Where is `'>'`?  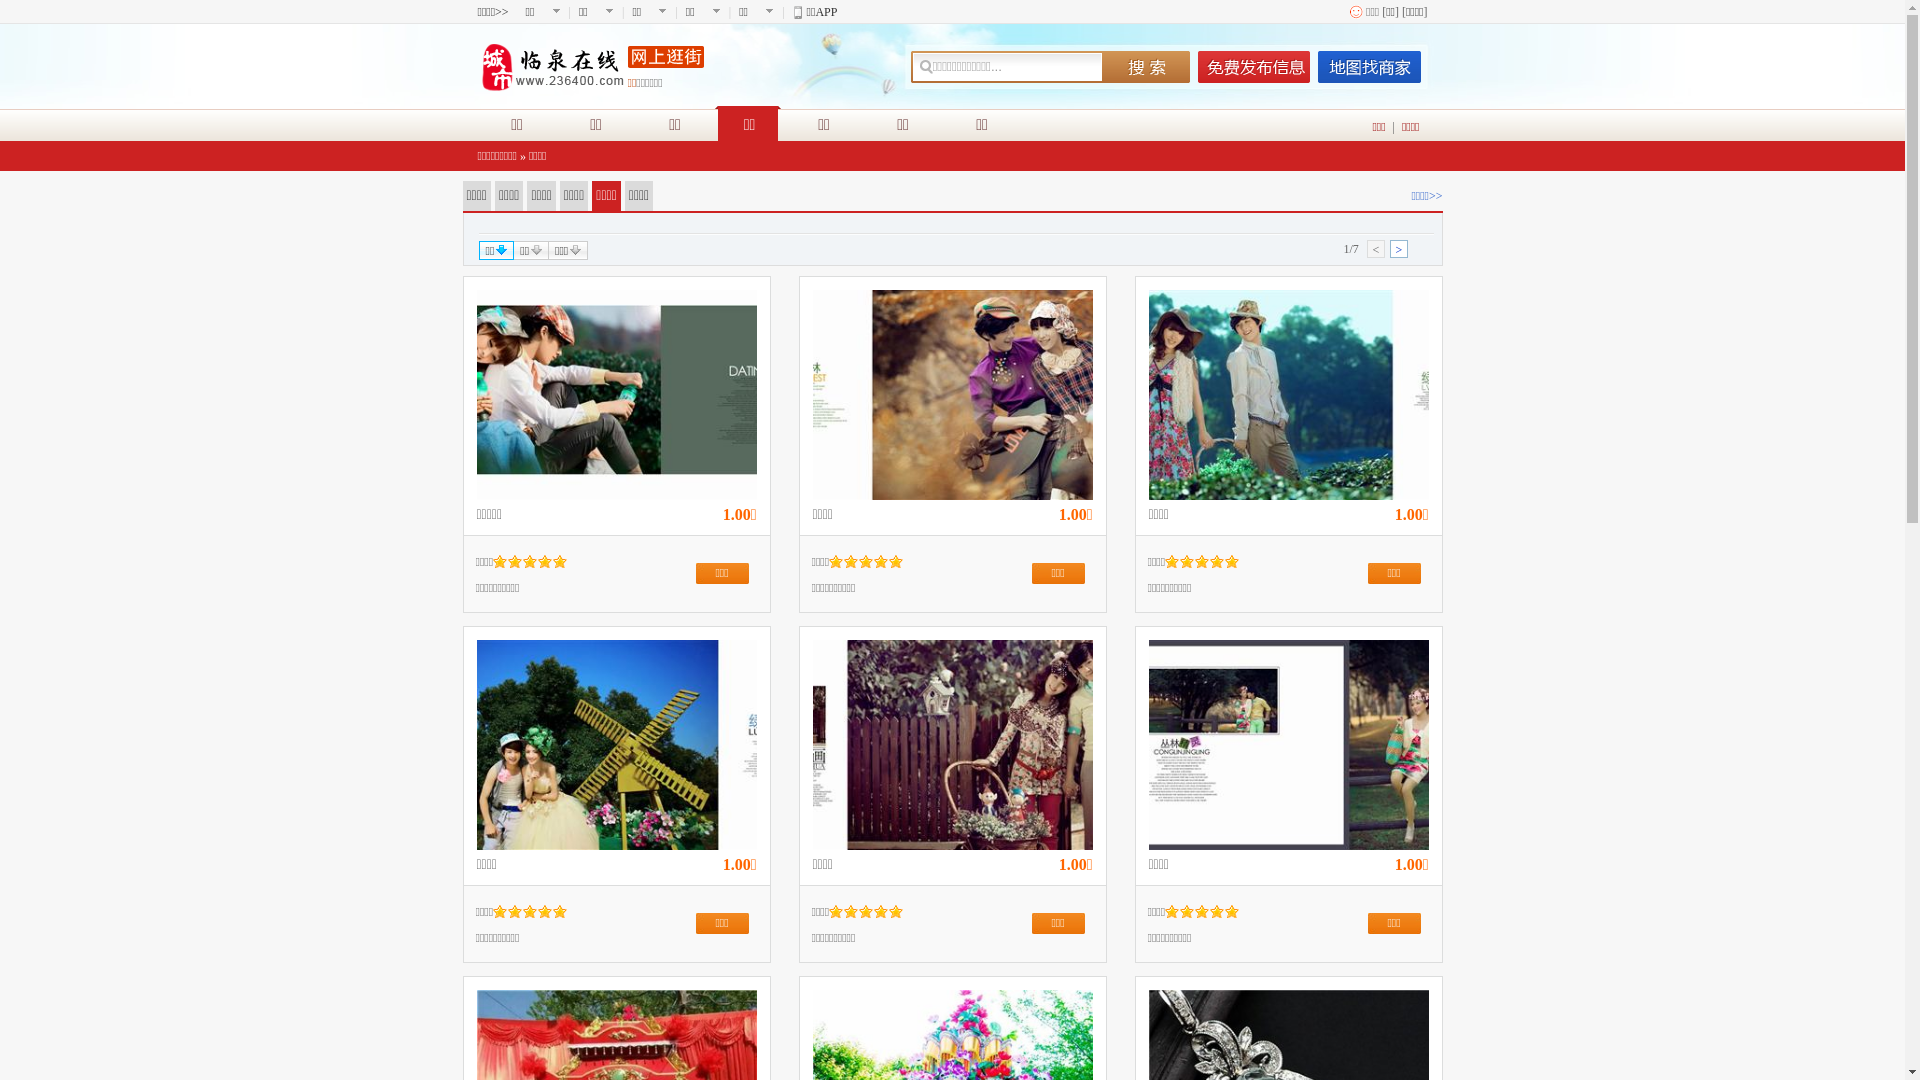
'>' is located at coordinates (1397, 248).